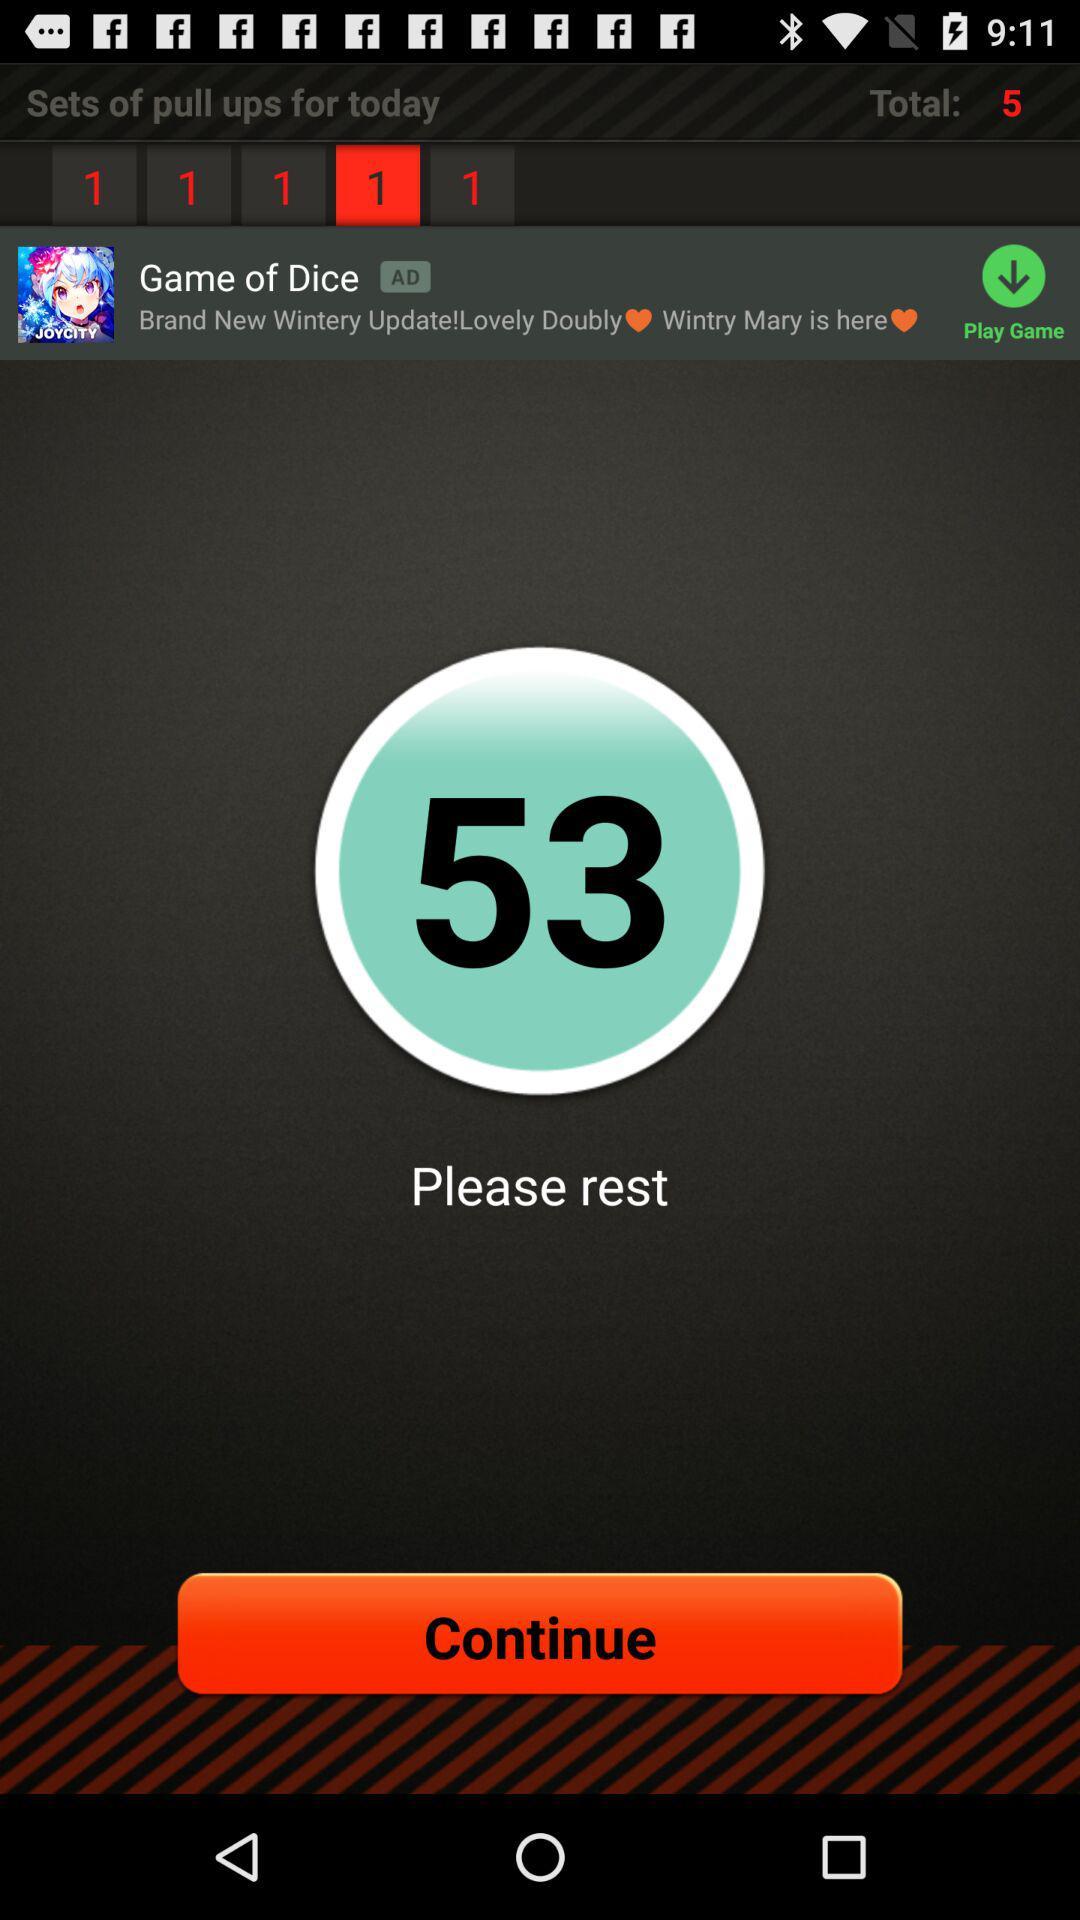 This screenshot has height=1920, width=1080. Describe the element at coordinates (64, 293) in the screenshot. I see `the app next to game of dice item` at that location.